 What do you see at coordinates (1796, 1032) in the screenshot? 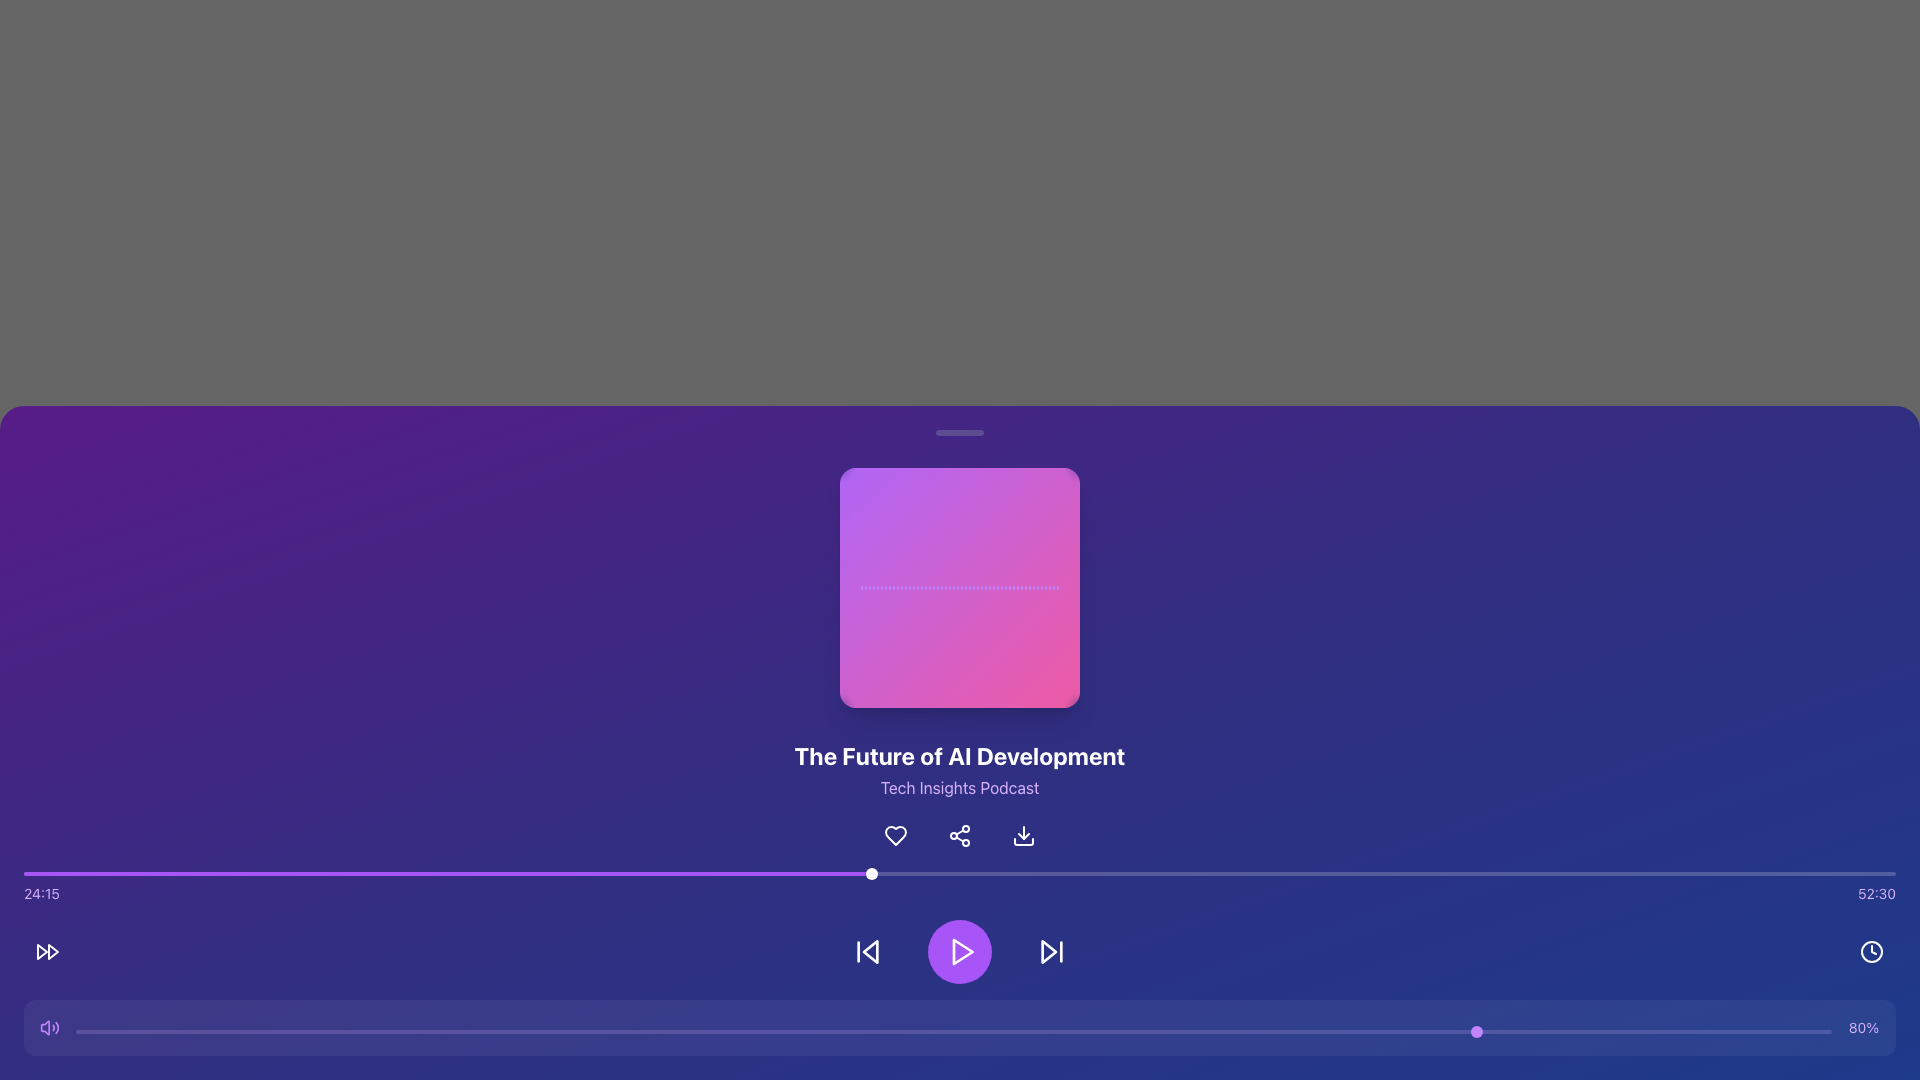
I see `the slider value` at bounding box center [1796, 1032].